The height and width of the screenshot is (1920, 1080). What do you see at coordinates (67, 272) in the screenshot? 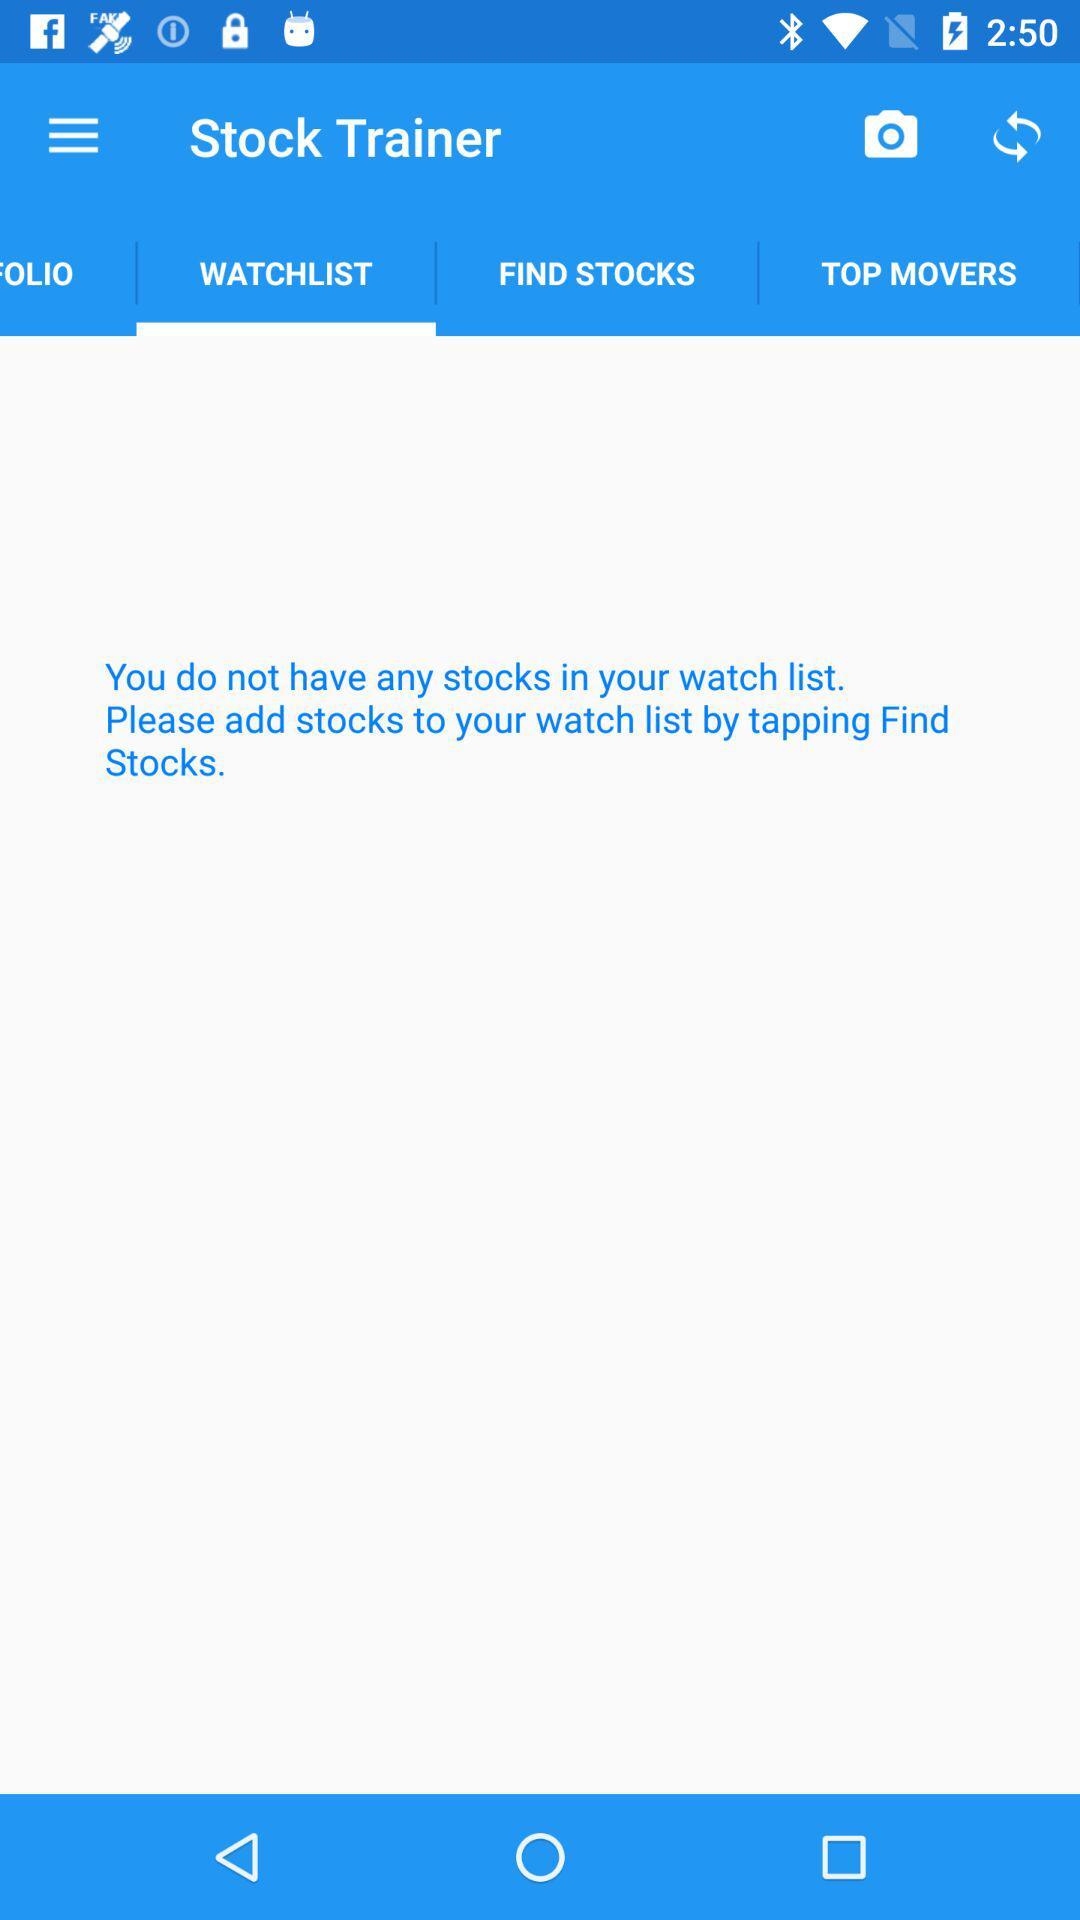
I see `the portfolio app` at bounding box center [67, 272].